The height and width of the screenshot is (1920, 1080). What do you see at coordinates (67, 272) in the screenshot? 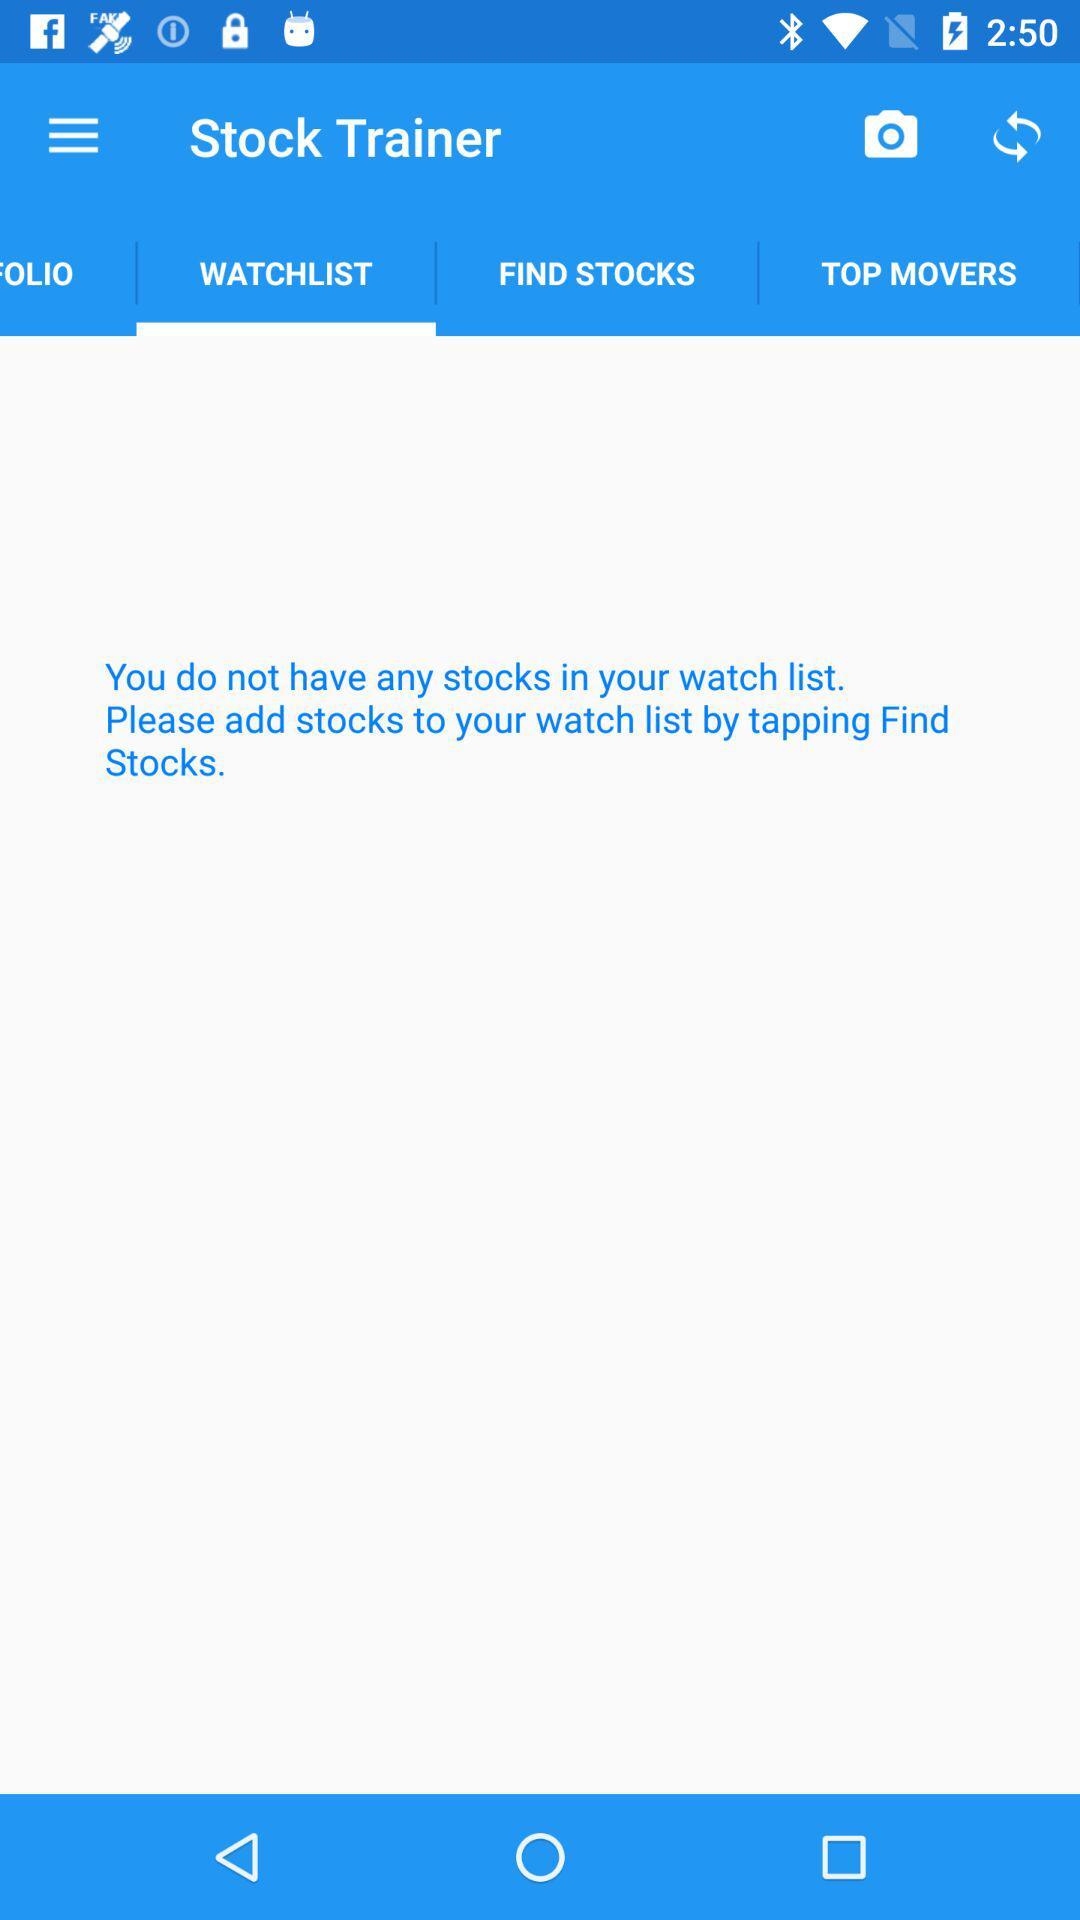
I see `the portfolio app` at bounding box center [67, 272].